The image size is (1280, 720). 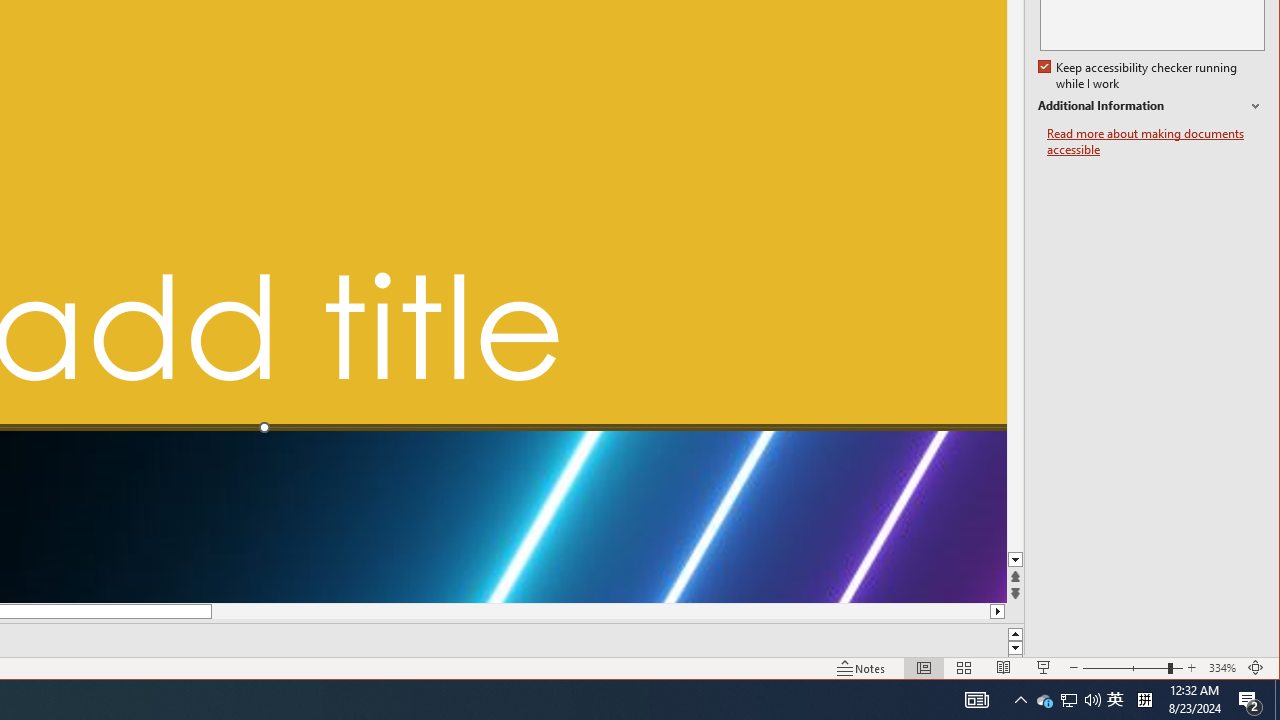 What do you see at coordinates (1221, 668) in the screenshot?
I see `'Zoom 334%'` at bounding box center [1221, 668].